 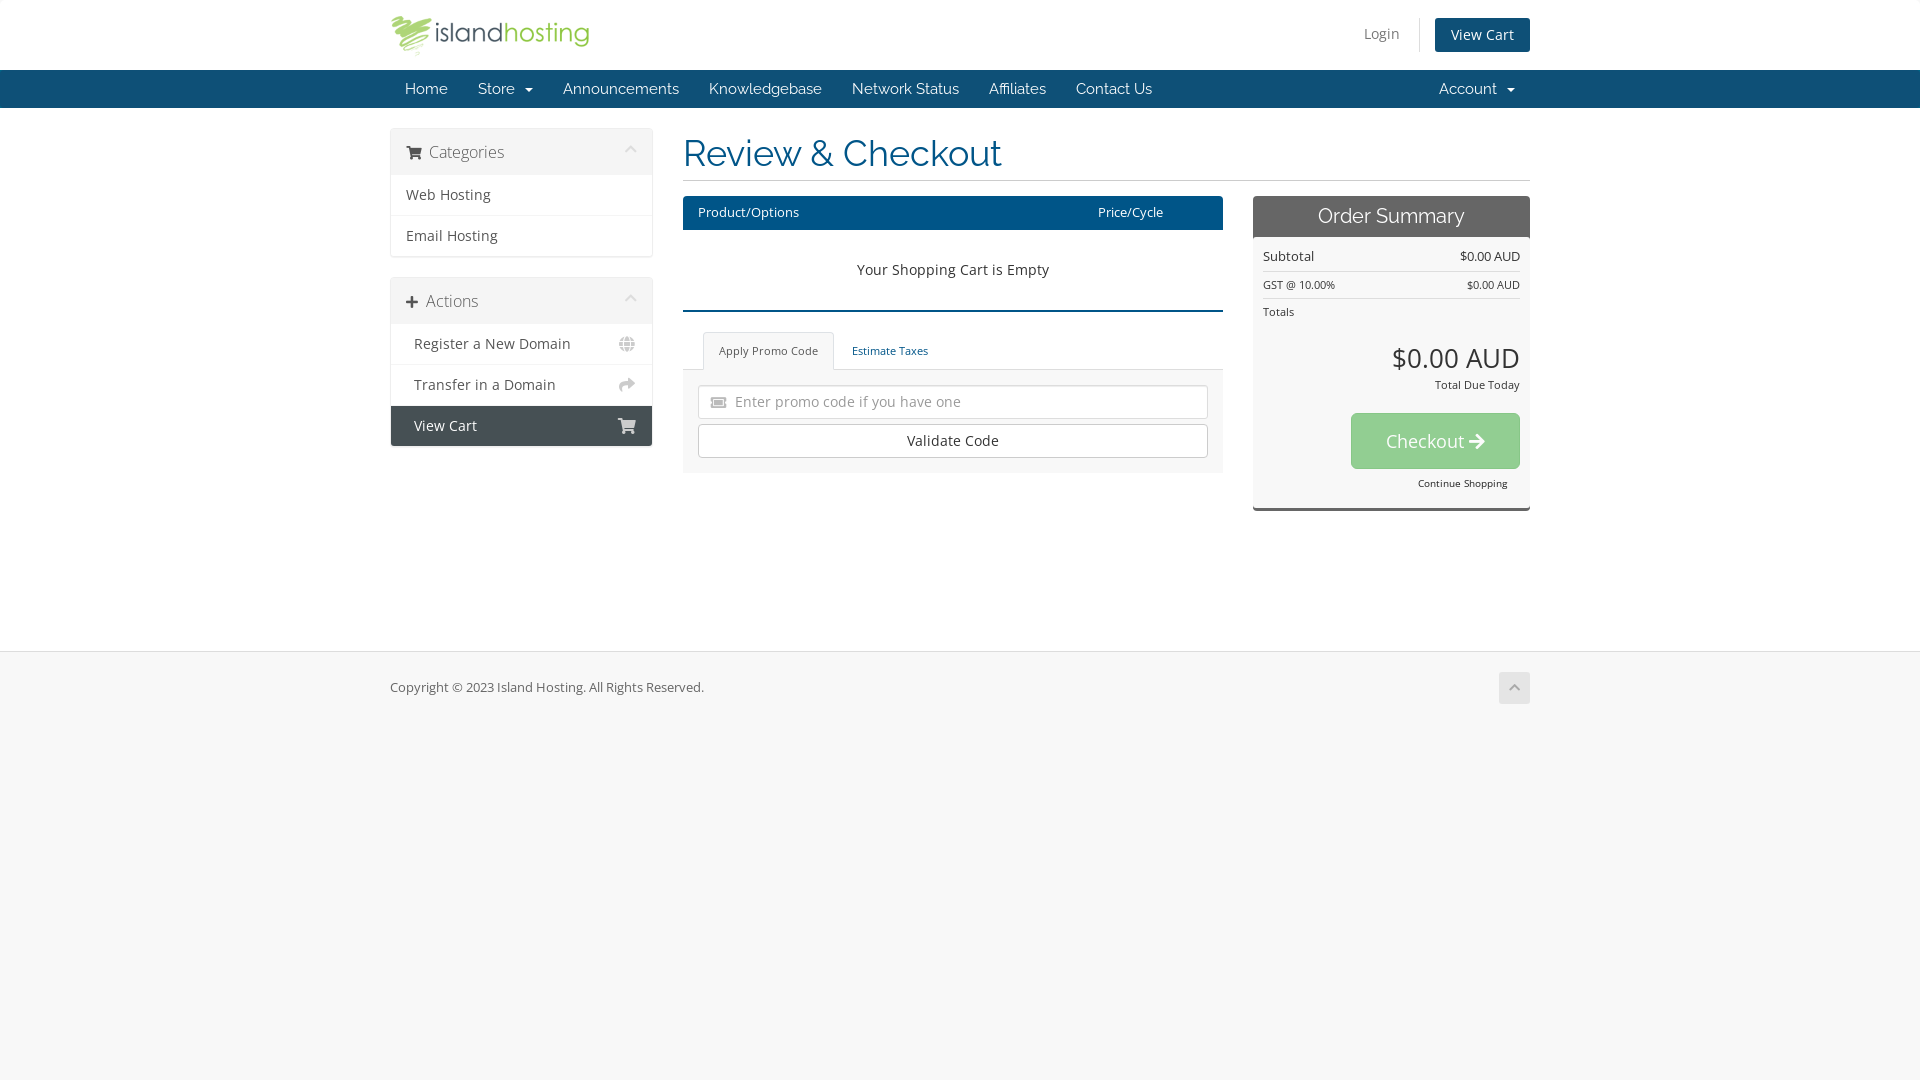 What do you see at coordinates (836, 87) in the screenshot?
I see `'Network Status'` at bounding box center [836, 87].